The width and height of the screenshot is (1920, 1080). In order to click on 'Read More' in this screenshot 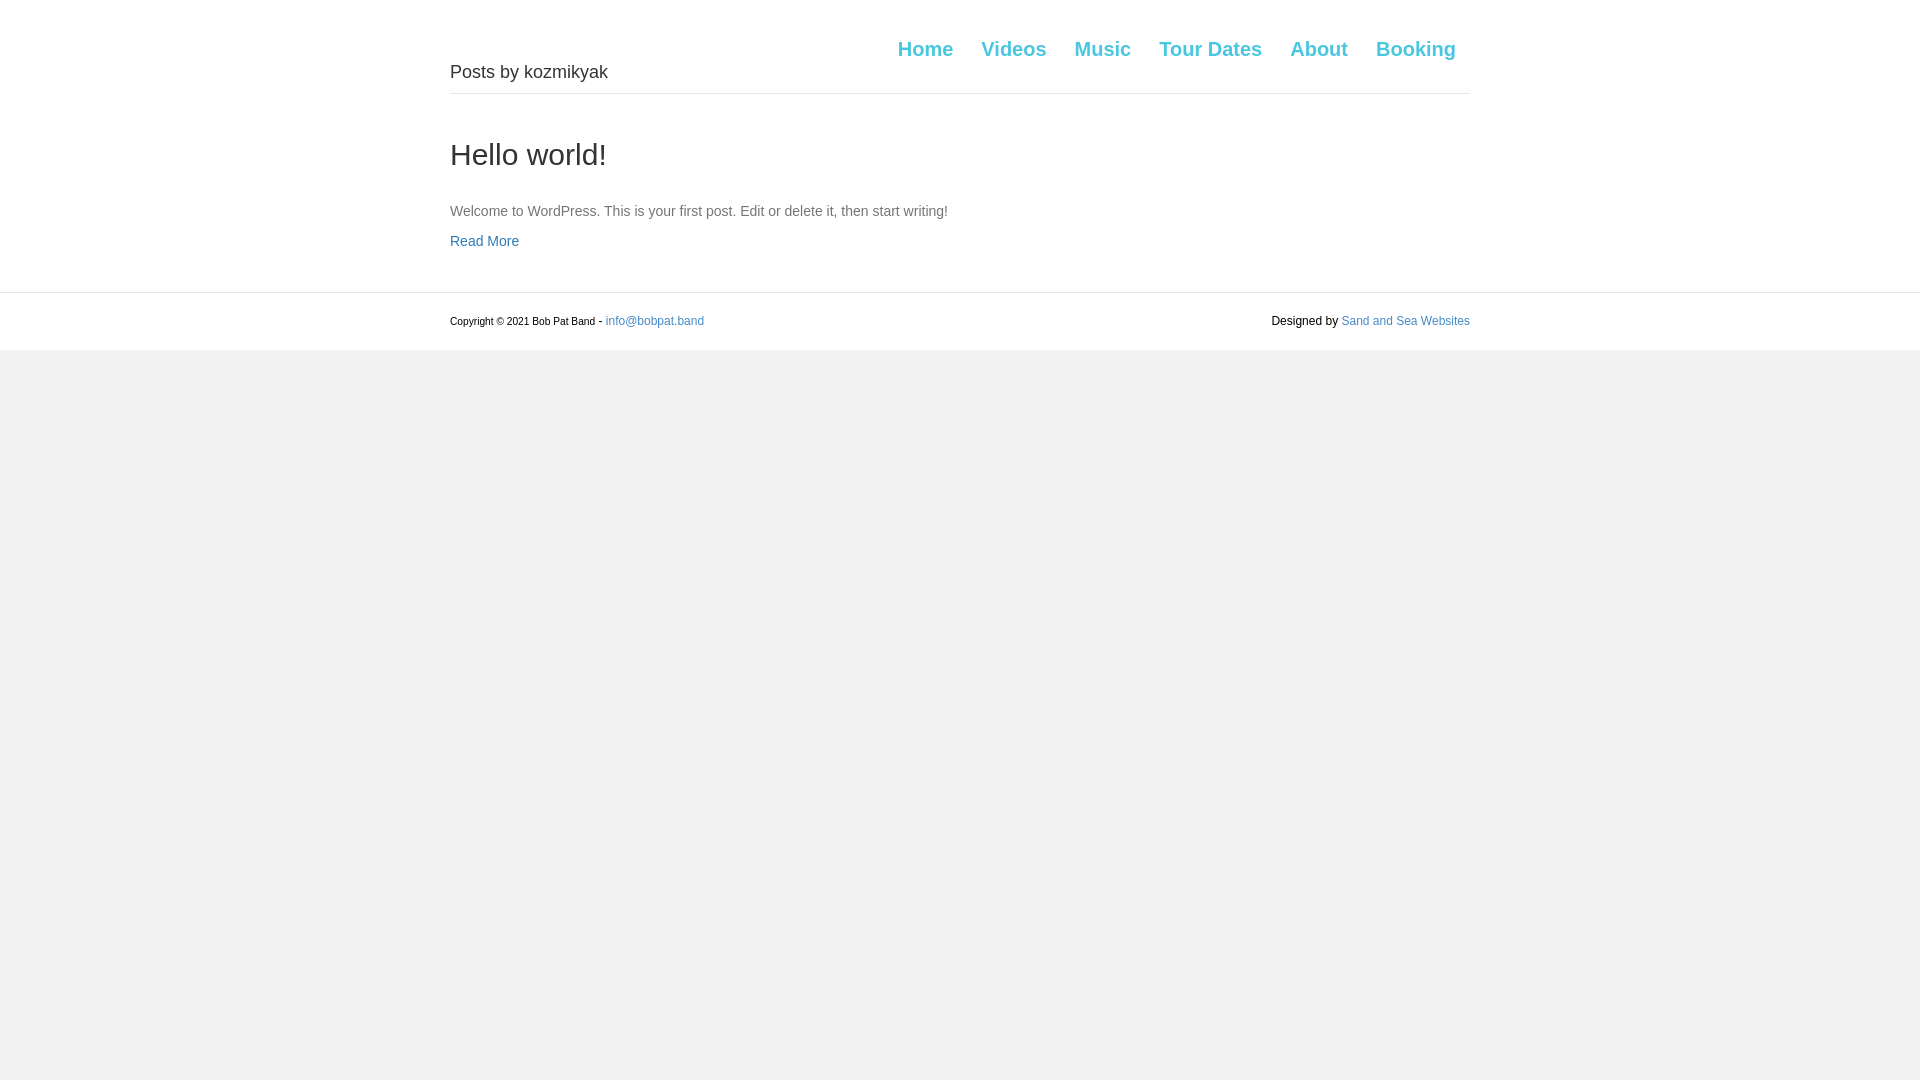, I will do `click(484, 239)`.